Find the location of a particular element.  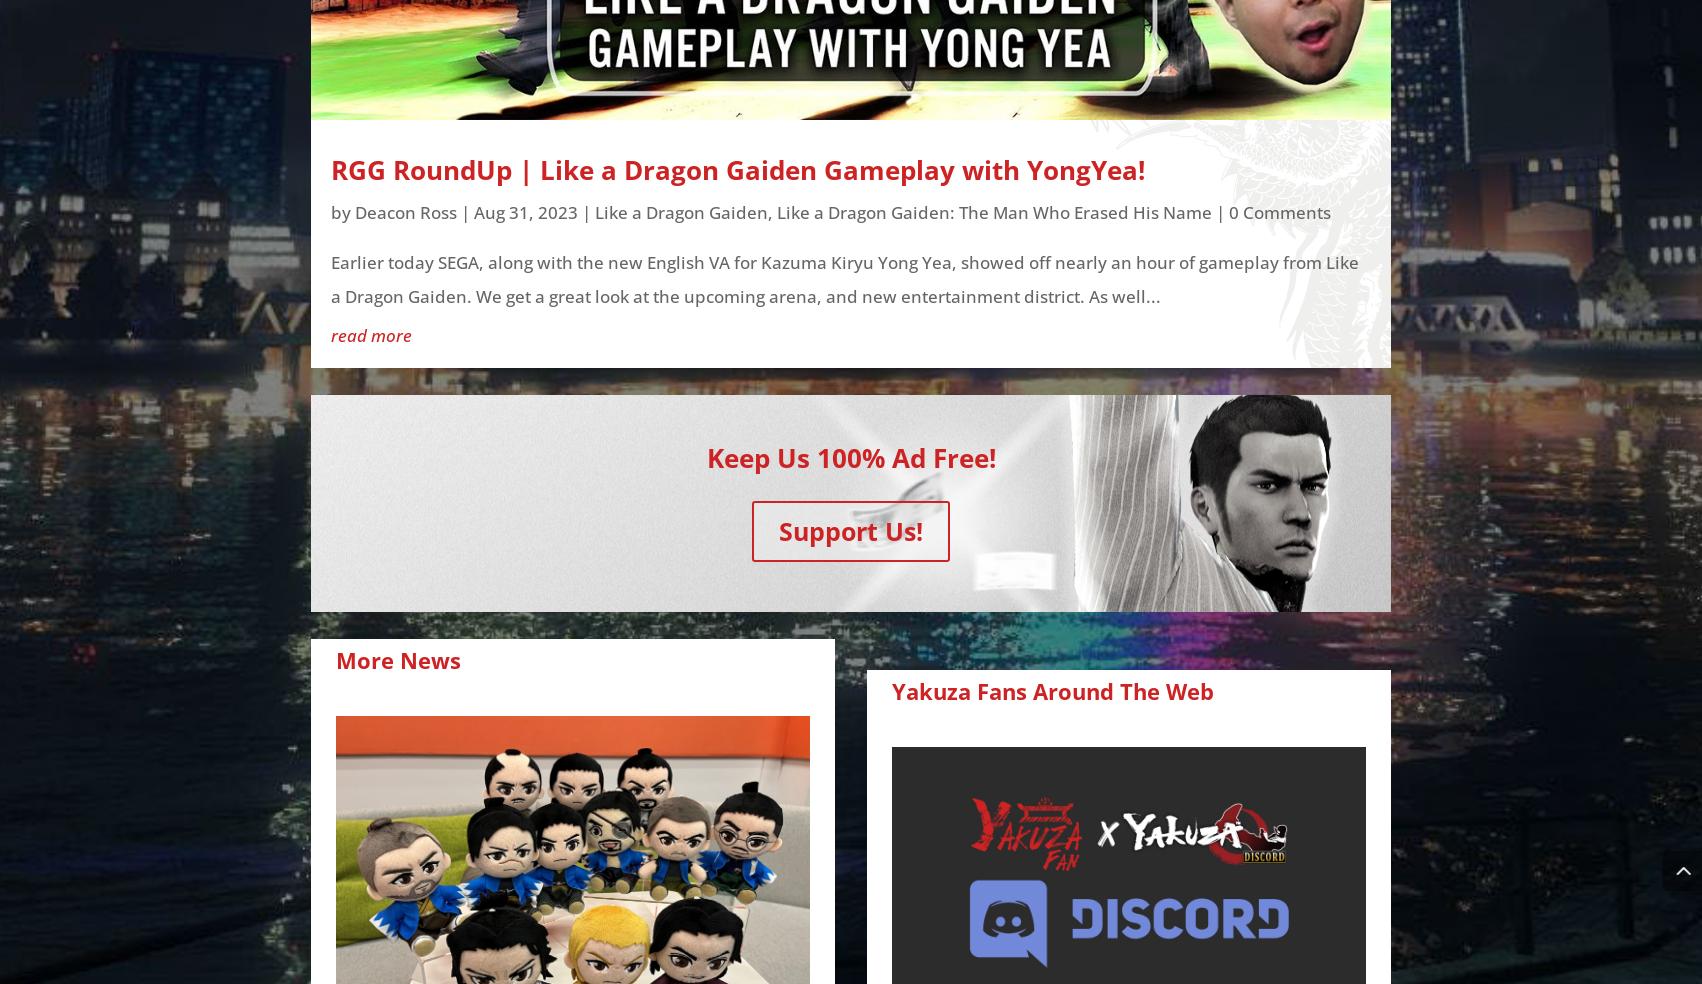

'Like a Dragon Gaiden' is located at coordinates (681, 211).